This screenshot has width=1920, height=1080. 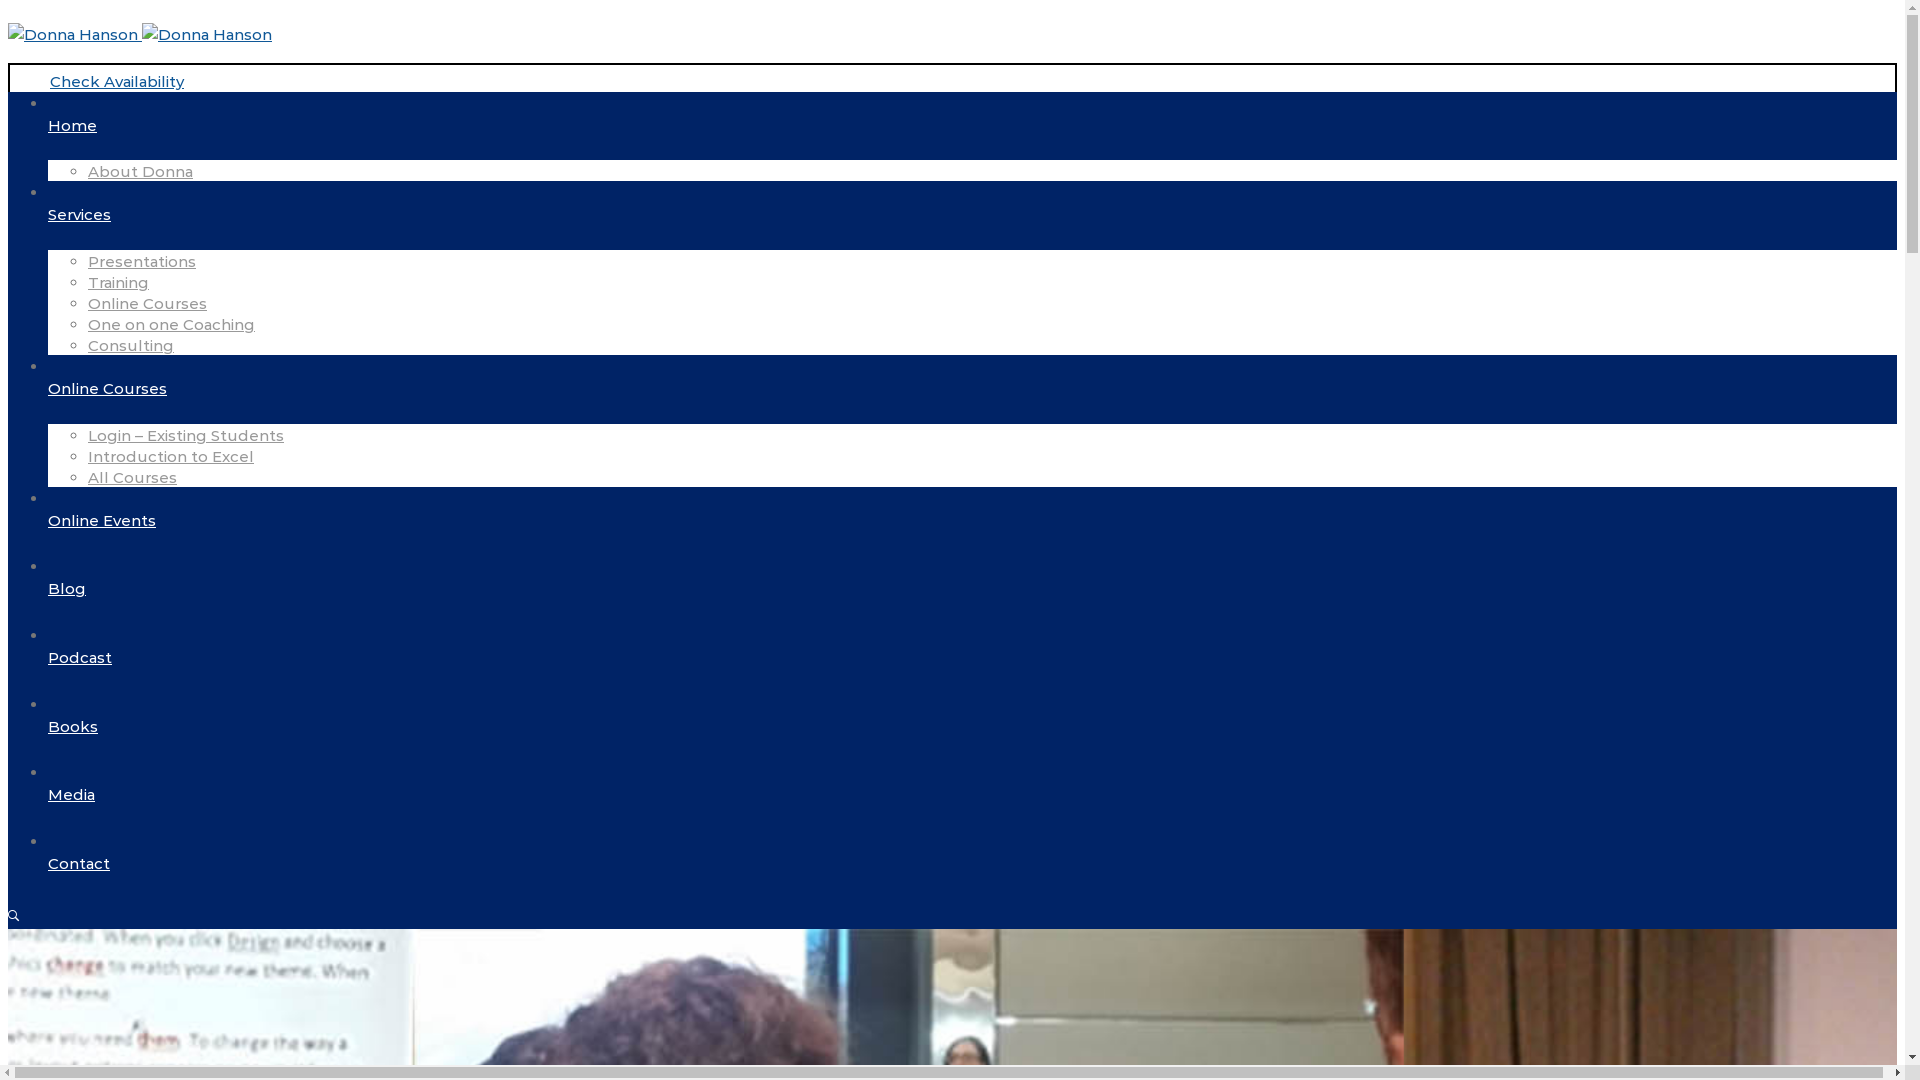 What do you see at coordinates (972, 214) in the screenshot?
I see `'Services'` at bounding box center [972, 214].